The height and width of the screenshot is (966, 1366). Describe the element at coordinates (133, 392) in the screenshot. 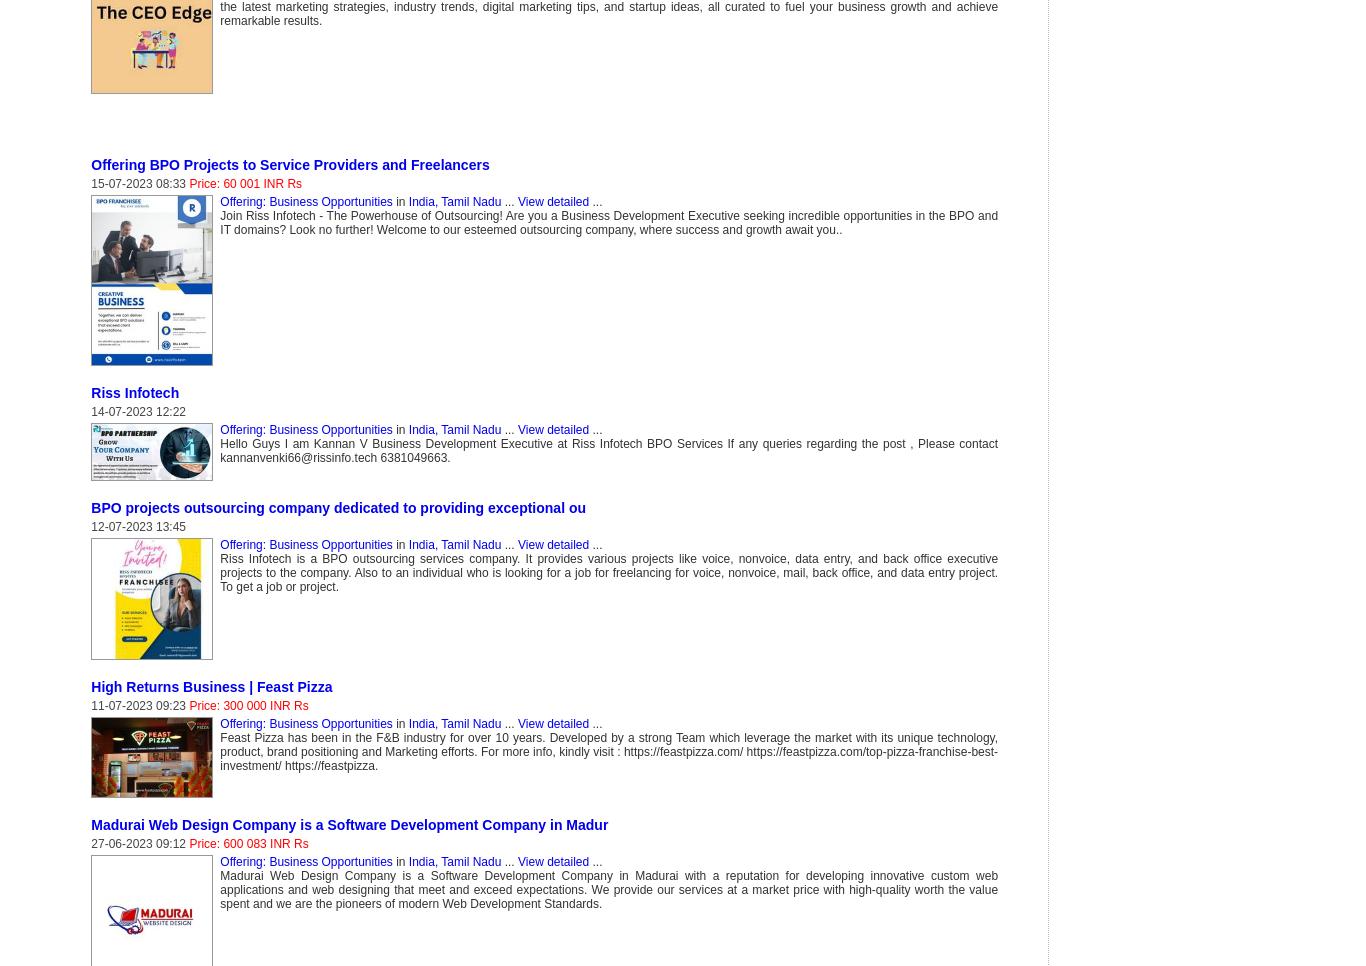

I see `'Riss Infotech'` at that location.